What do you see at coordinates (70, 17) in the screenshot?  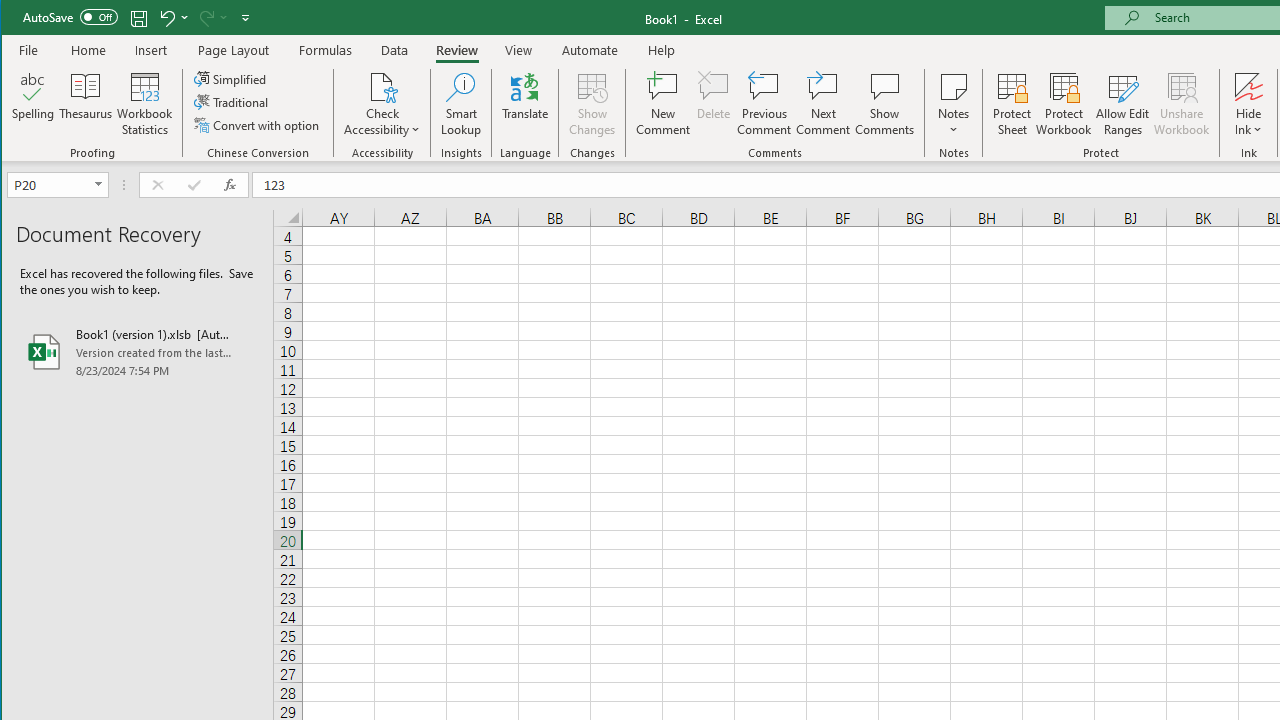 I see `'AutoSave'` at bounding box center [70, 17].